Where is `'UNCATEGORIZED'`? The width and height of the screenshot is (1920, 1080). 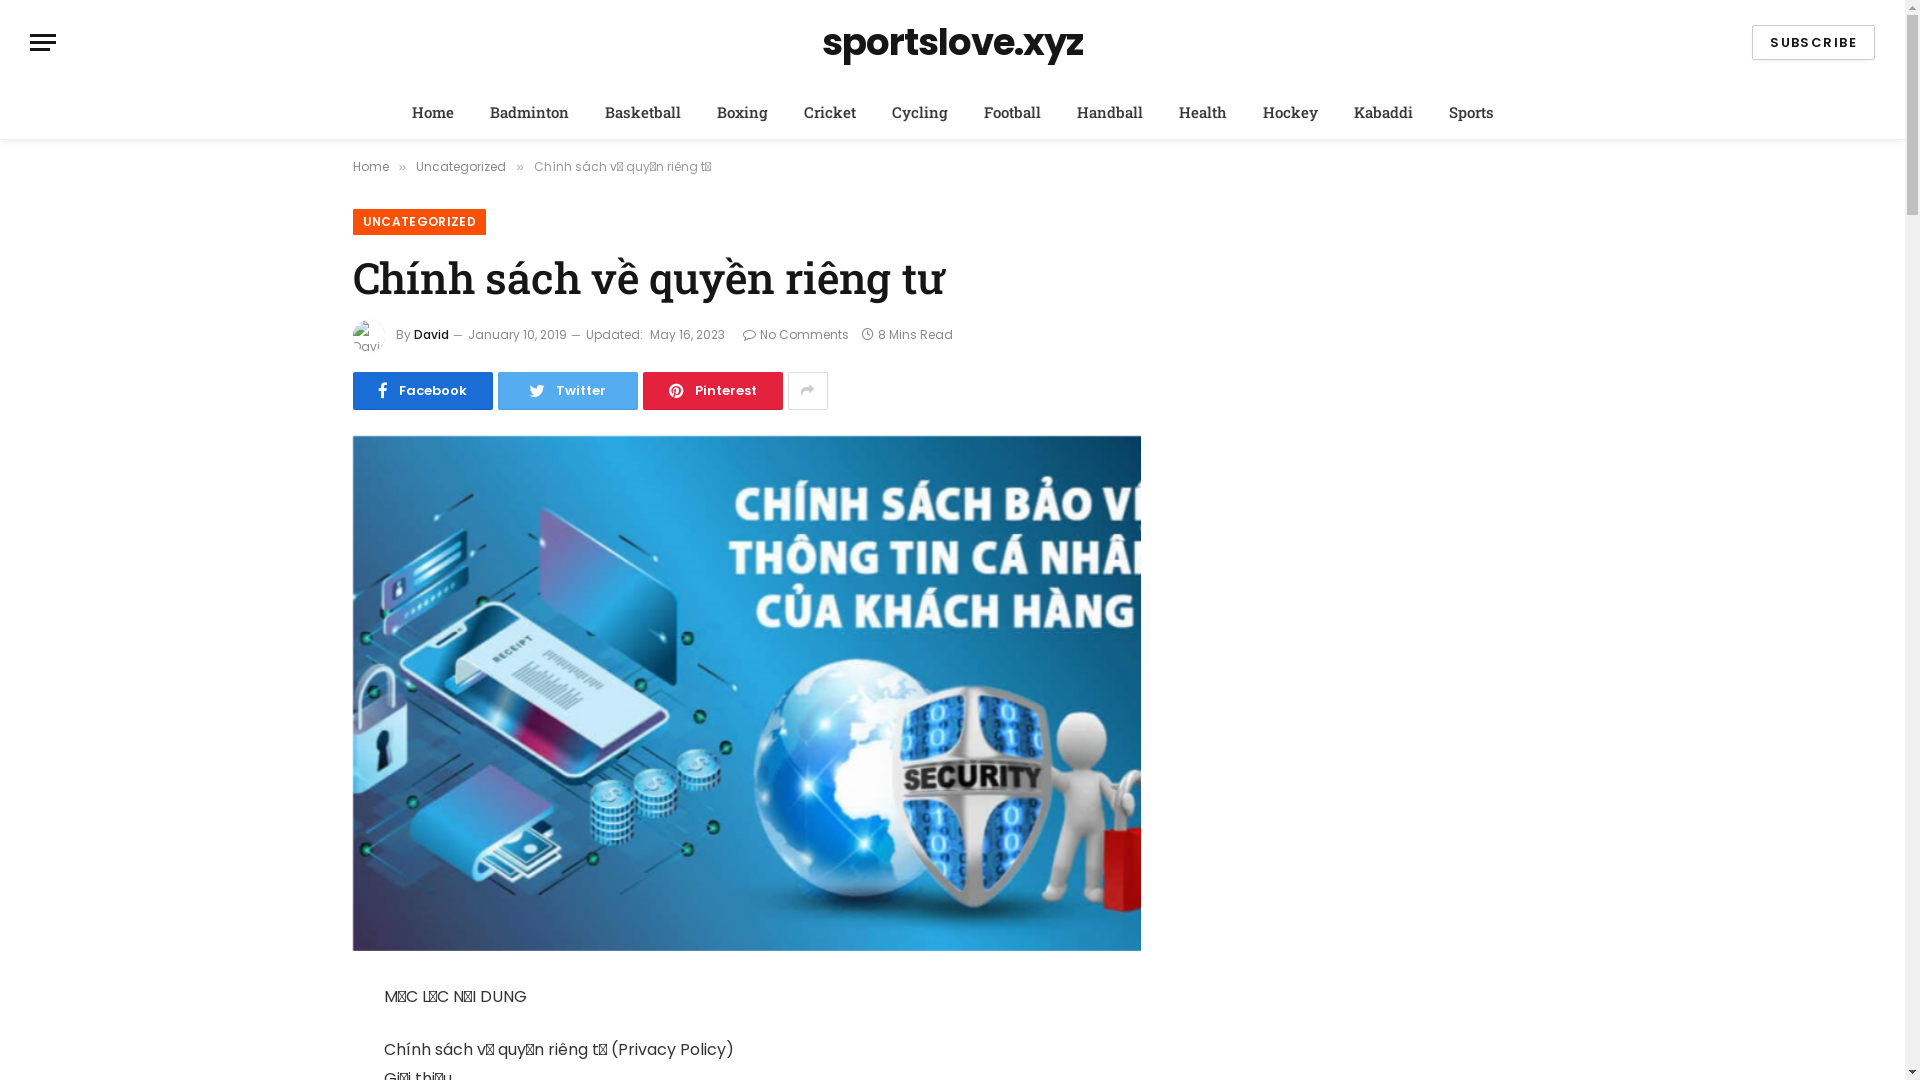 'UNCATEGORIZED' is located at coordinates (417, 222).